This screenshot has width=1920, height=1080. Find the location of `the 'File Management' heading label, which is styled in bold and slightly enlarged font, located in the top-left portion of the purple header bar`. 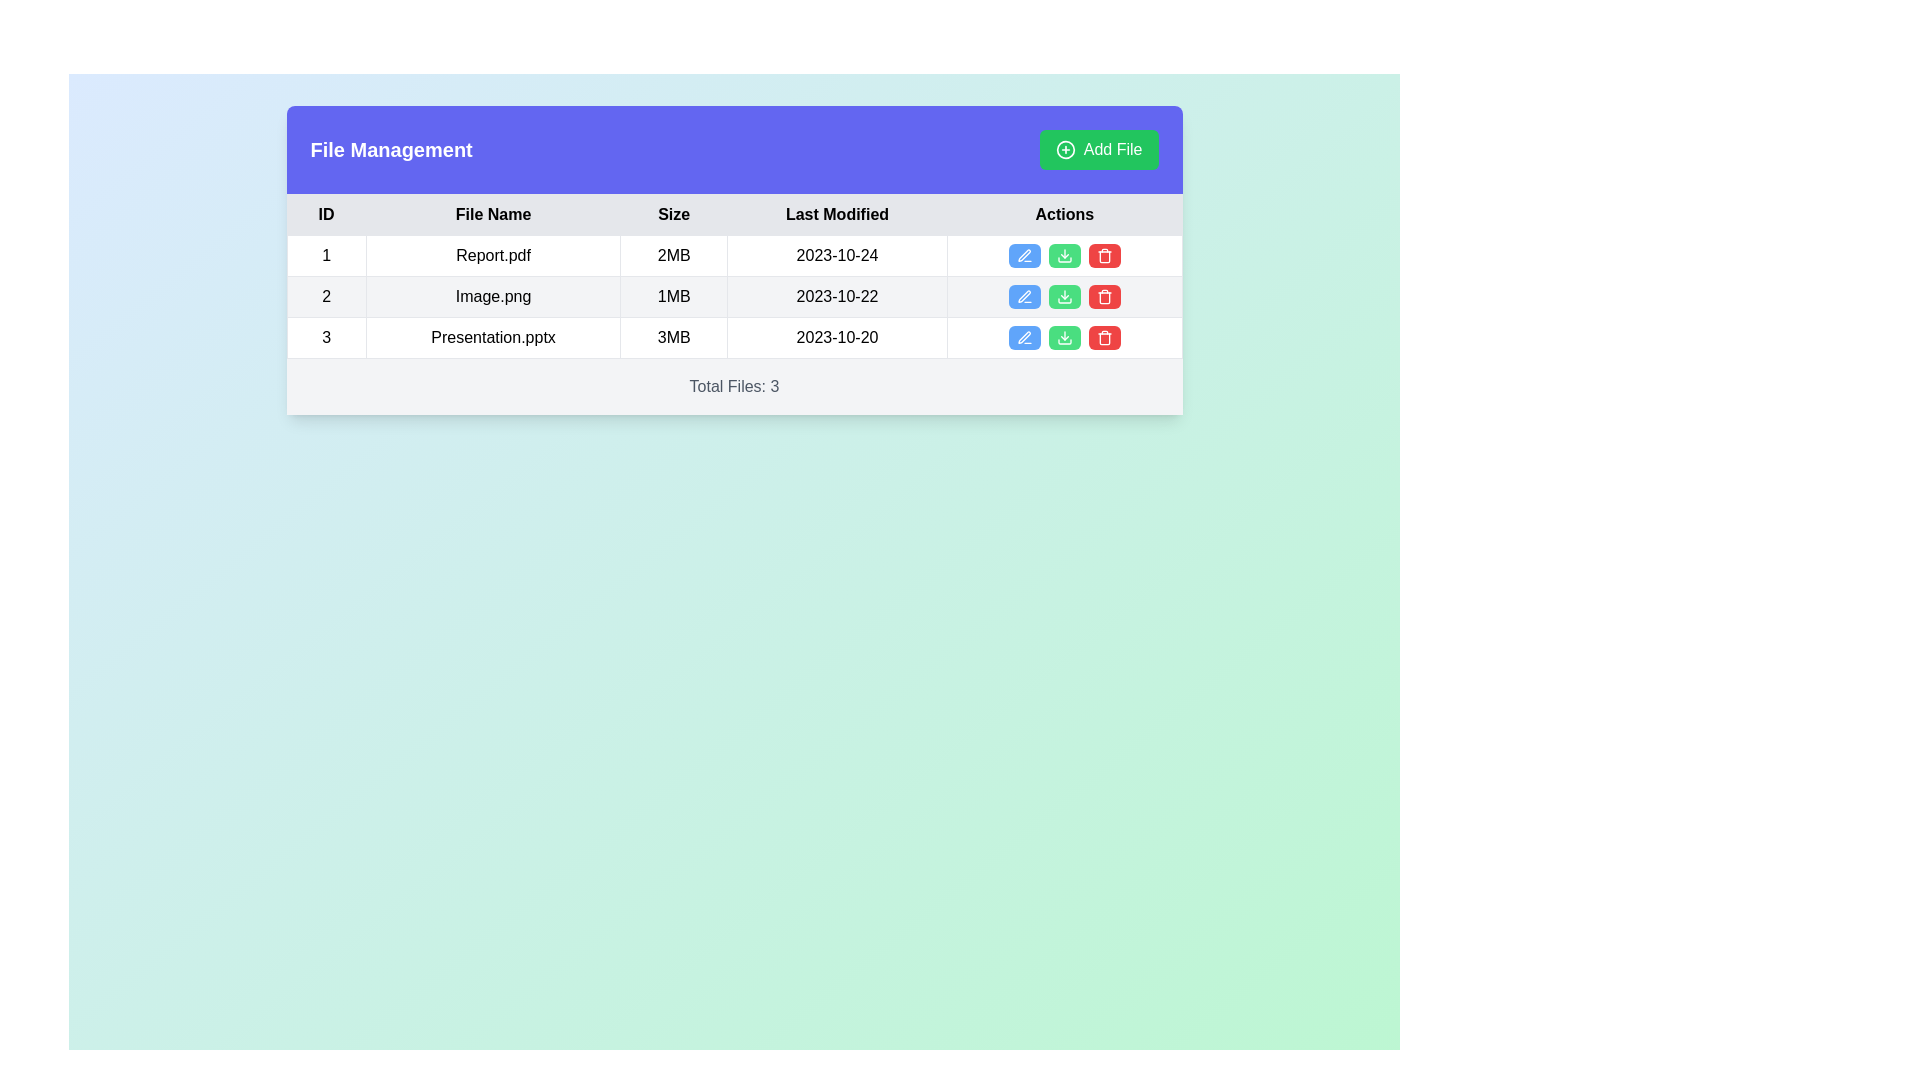

the 'File Management' heading label, which is styled in bold and slightly enlarged font, located in the top-left portion of the purple header bar is located at coordinates (391, 149).